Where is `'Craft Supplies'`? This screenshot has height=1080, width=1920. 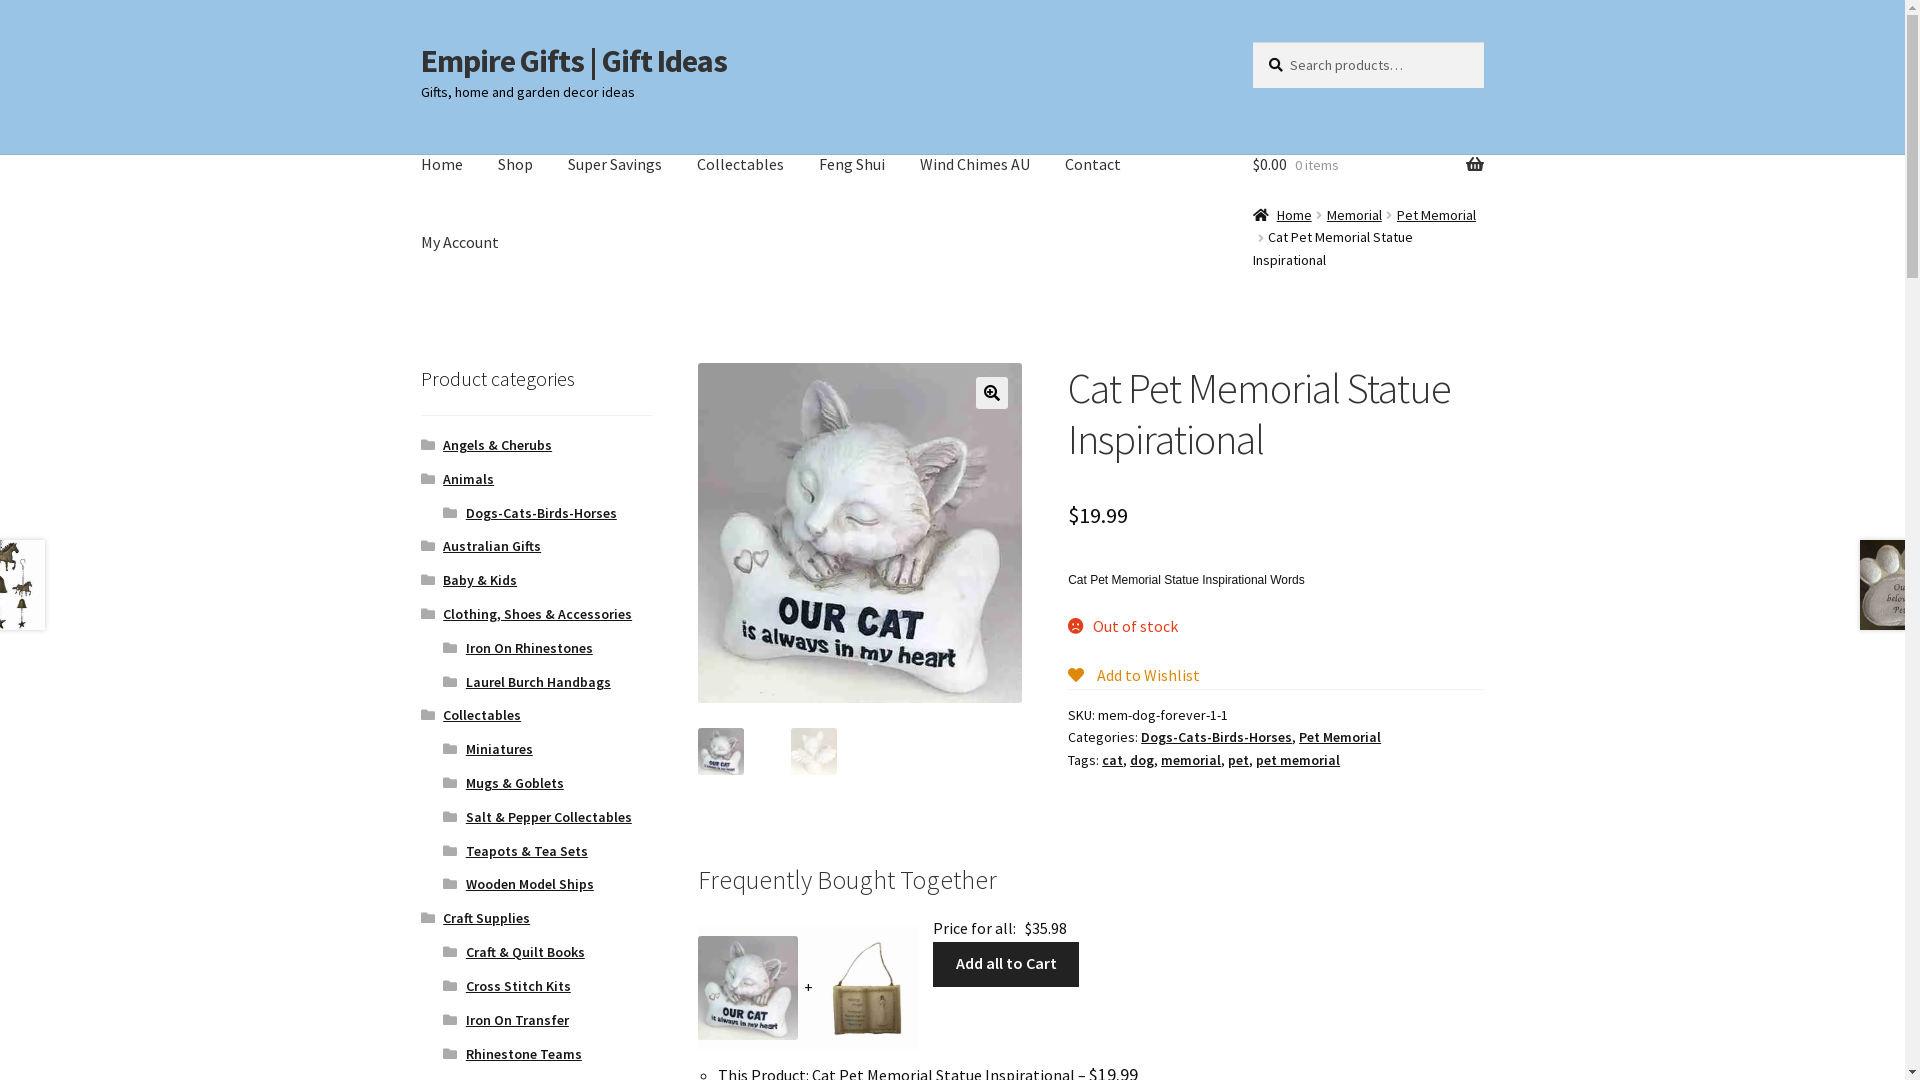 'Craft Supplies' is located at coordinates (486, 918).